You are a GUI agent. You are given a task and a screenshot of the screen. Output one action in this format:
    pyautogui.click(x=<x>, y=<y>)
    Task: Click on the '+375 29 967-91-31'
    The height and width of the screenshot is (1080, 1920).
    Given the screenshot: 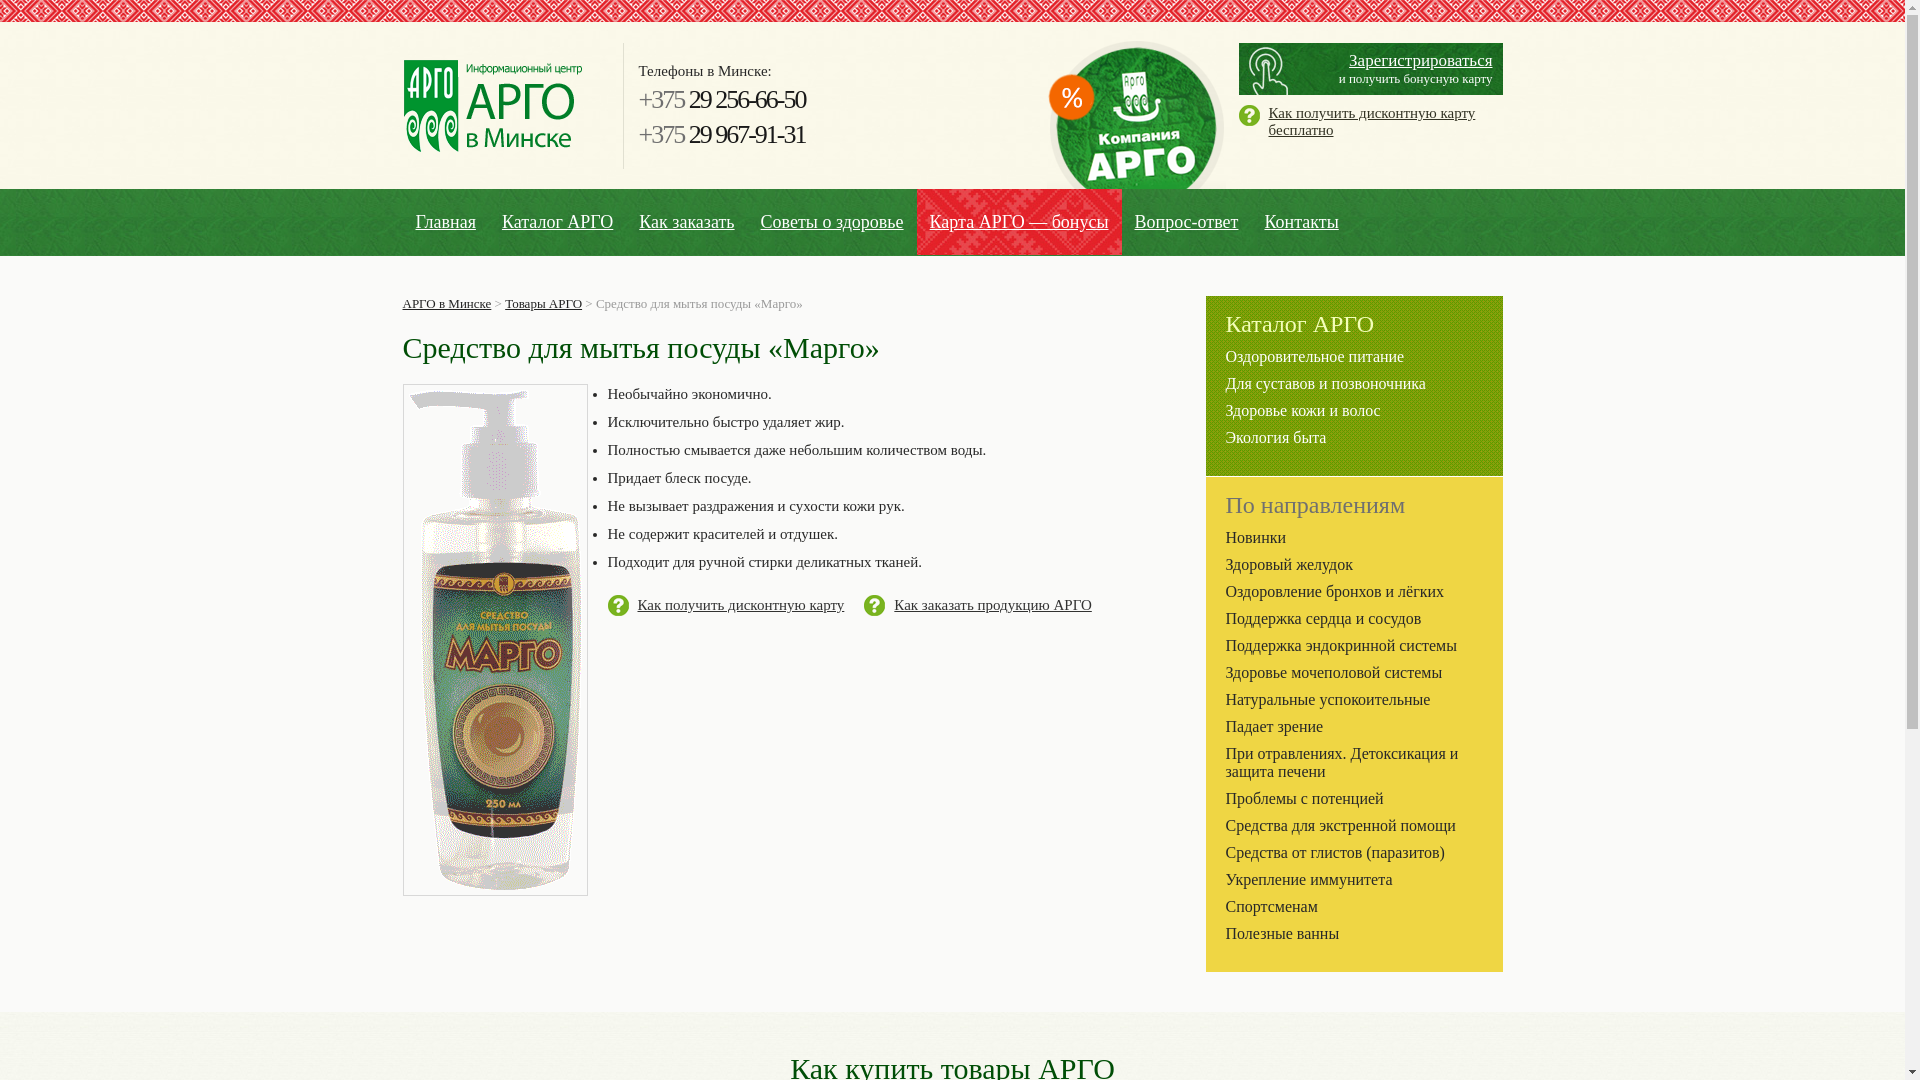 What is the action you would take?
    pyautogui.click(x=720, y=134)
    